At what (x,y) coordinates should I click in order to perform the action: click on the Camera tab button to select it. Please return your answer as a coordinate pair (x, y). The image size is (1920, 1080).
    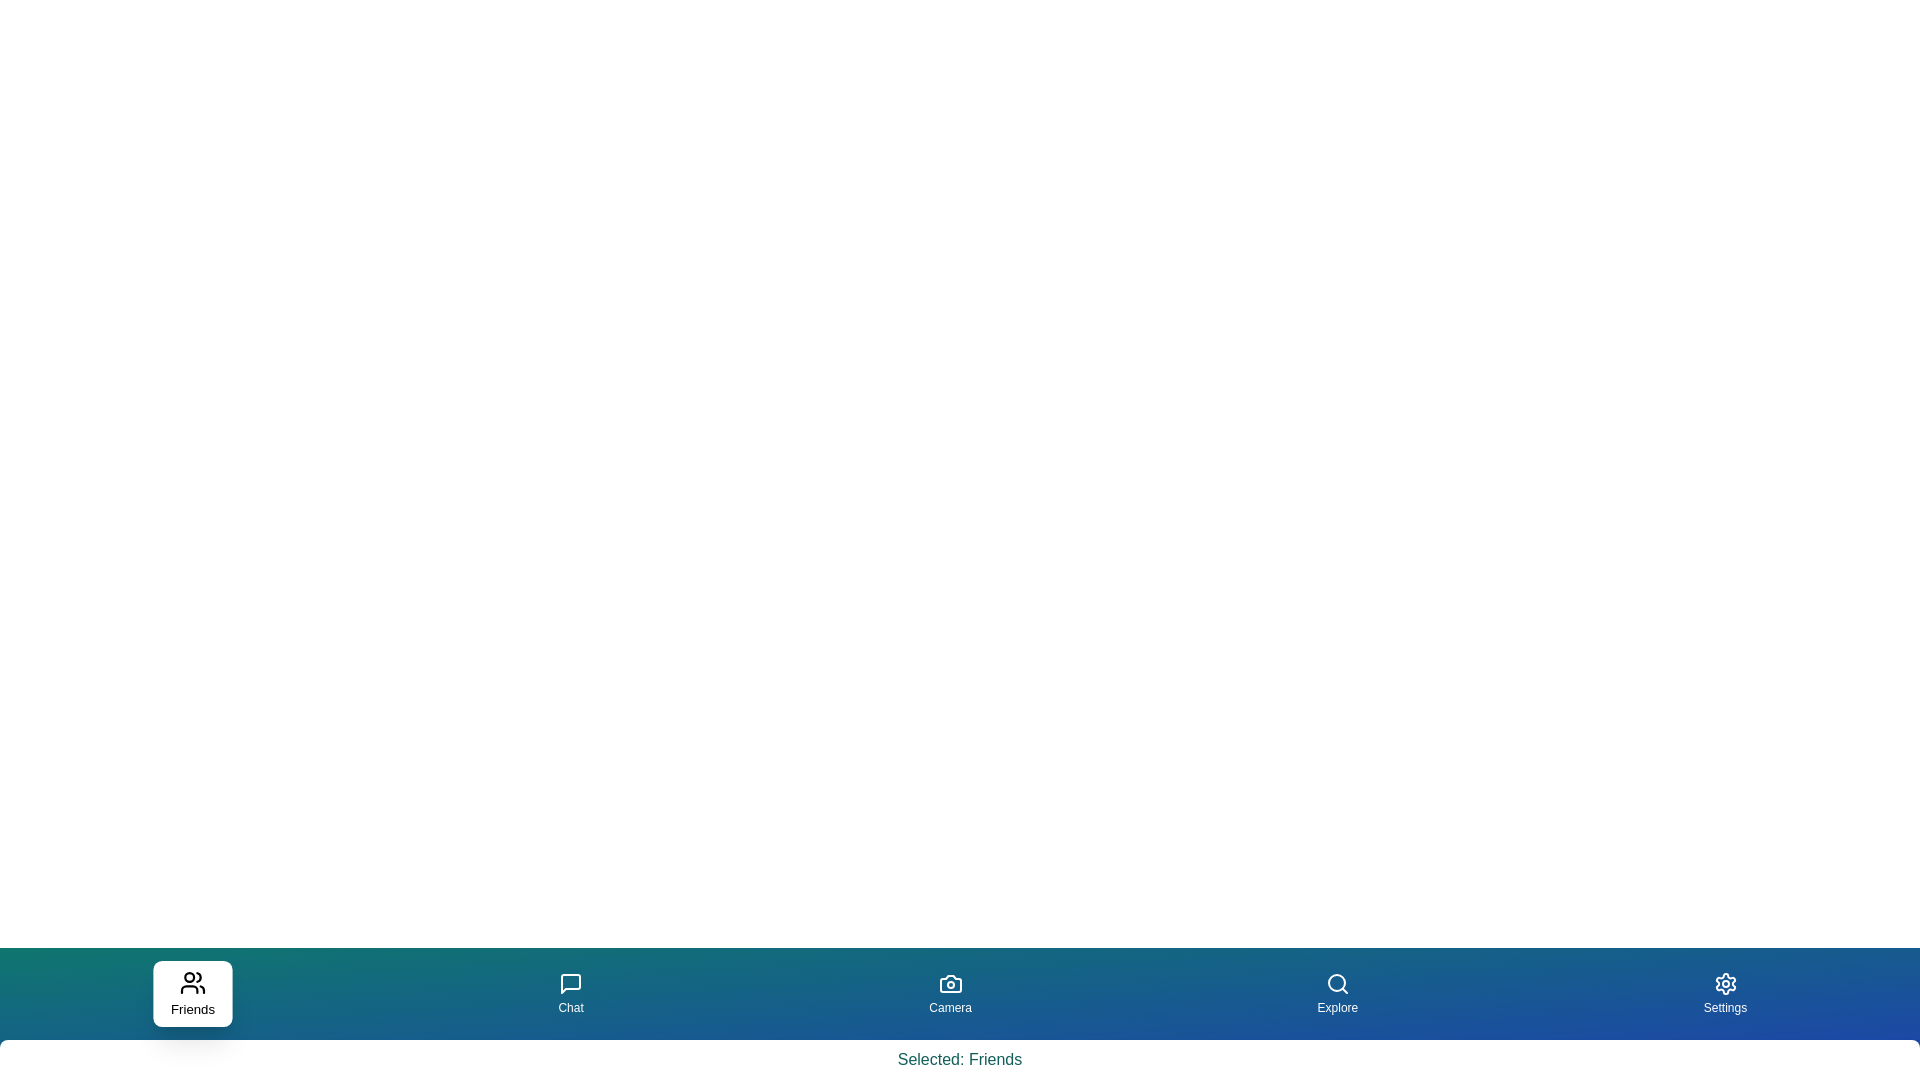
    Looking at the image, I should click on (949, 994).